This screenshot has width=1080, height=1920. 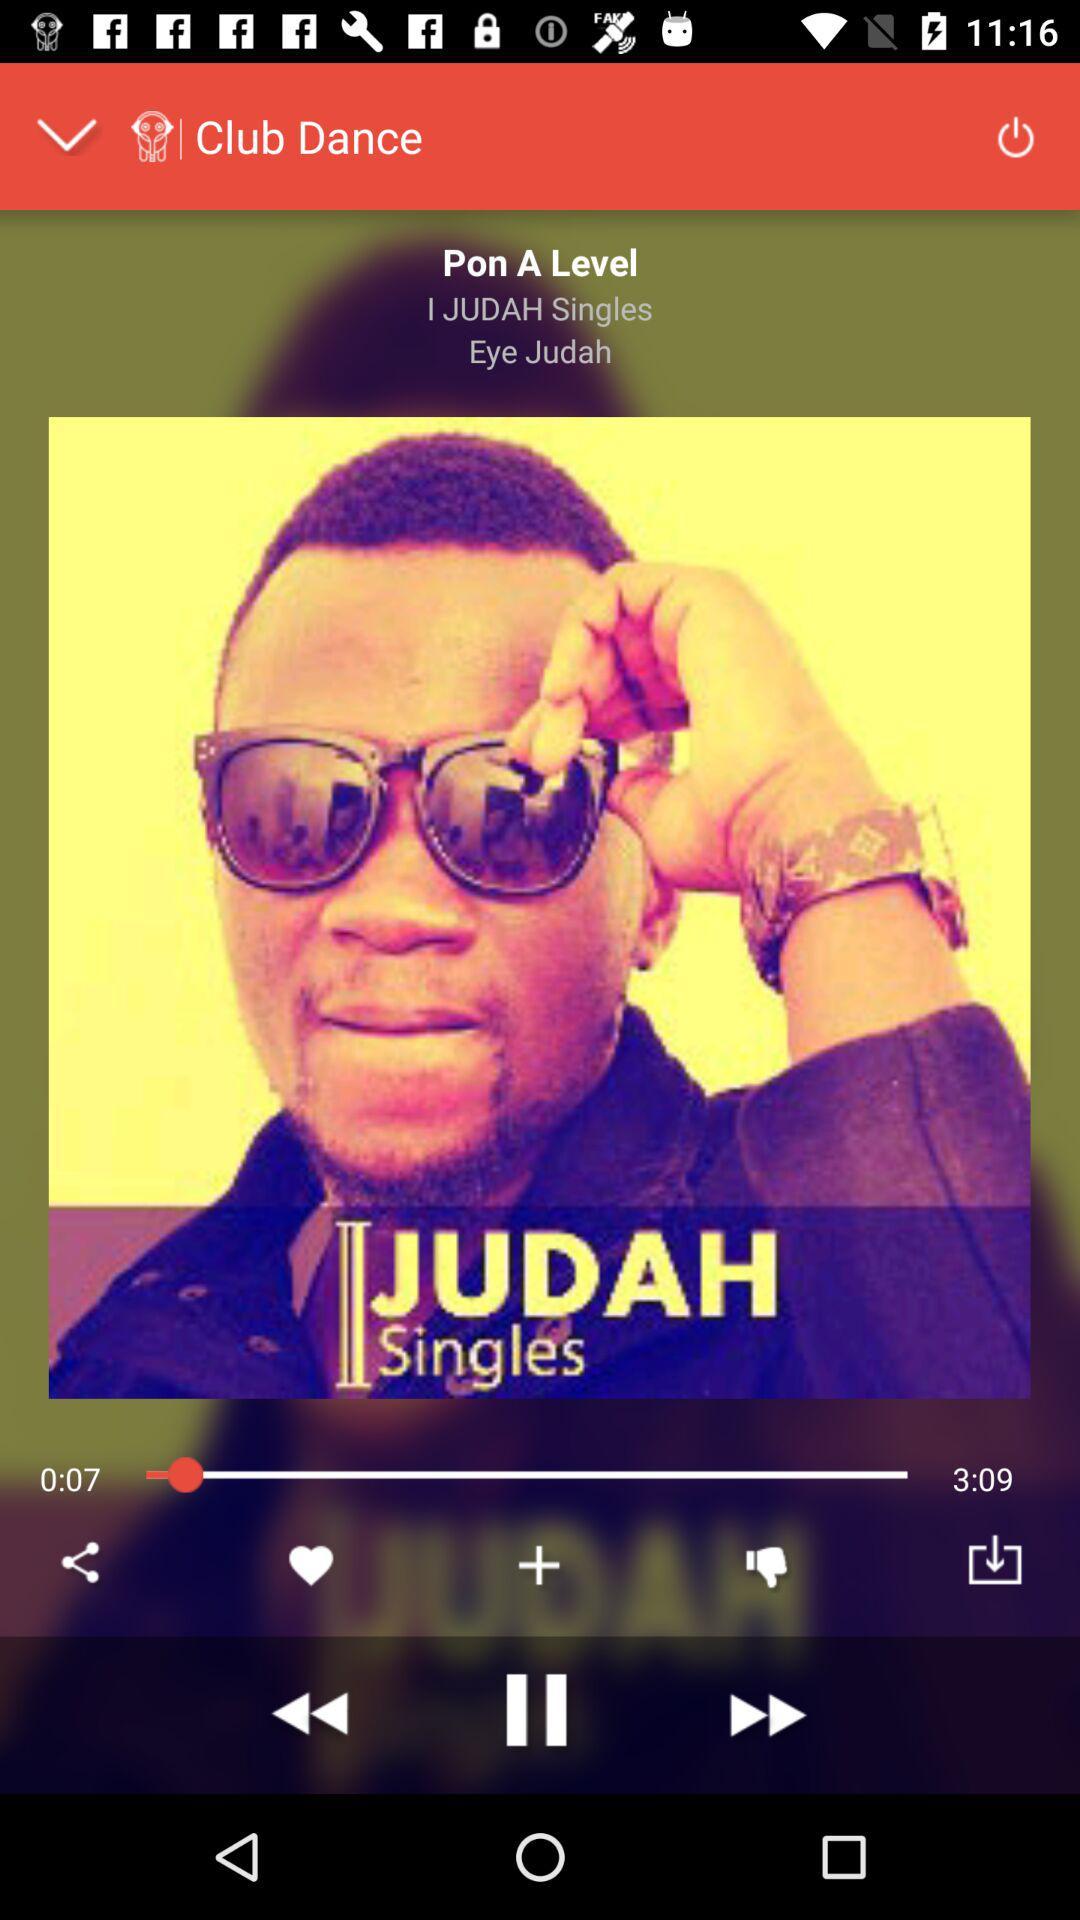 I want to click on the av_forward icon, so click(x=766, y=1714).